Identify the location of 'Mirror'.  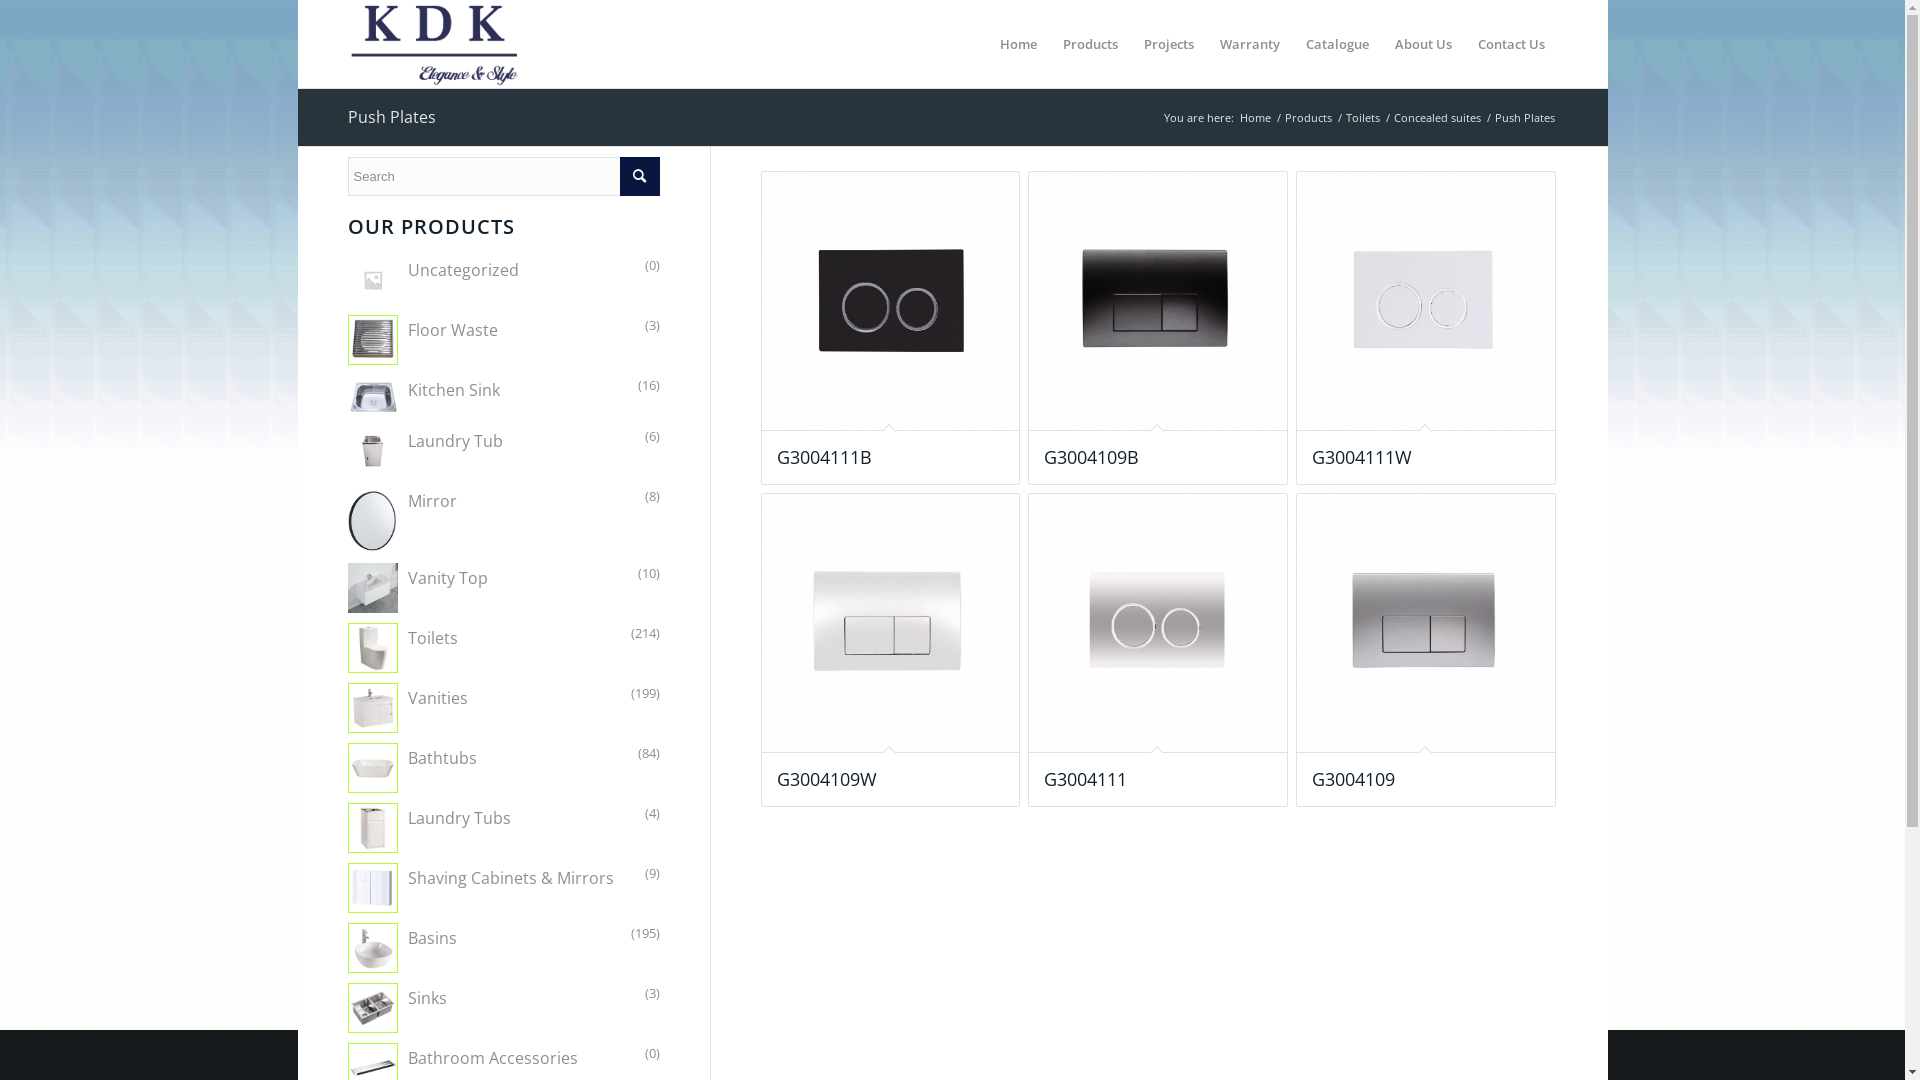
(373, 518).